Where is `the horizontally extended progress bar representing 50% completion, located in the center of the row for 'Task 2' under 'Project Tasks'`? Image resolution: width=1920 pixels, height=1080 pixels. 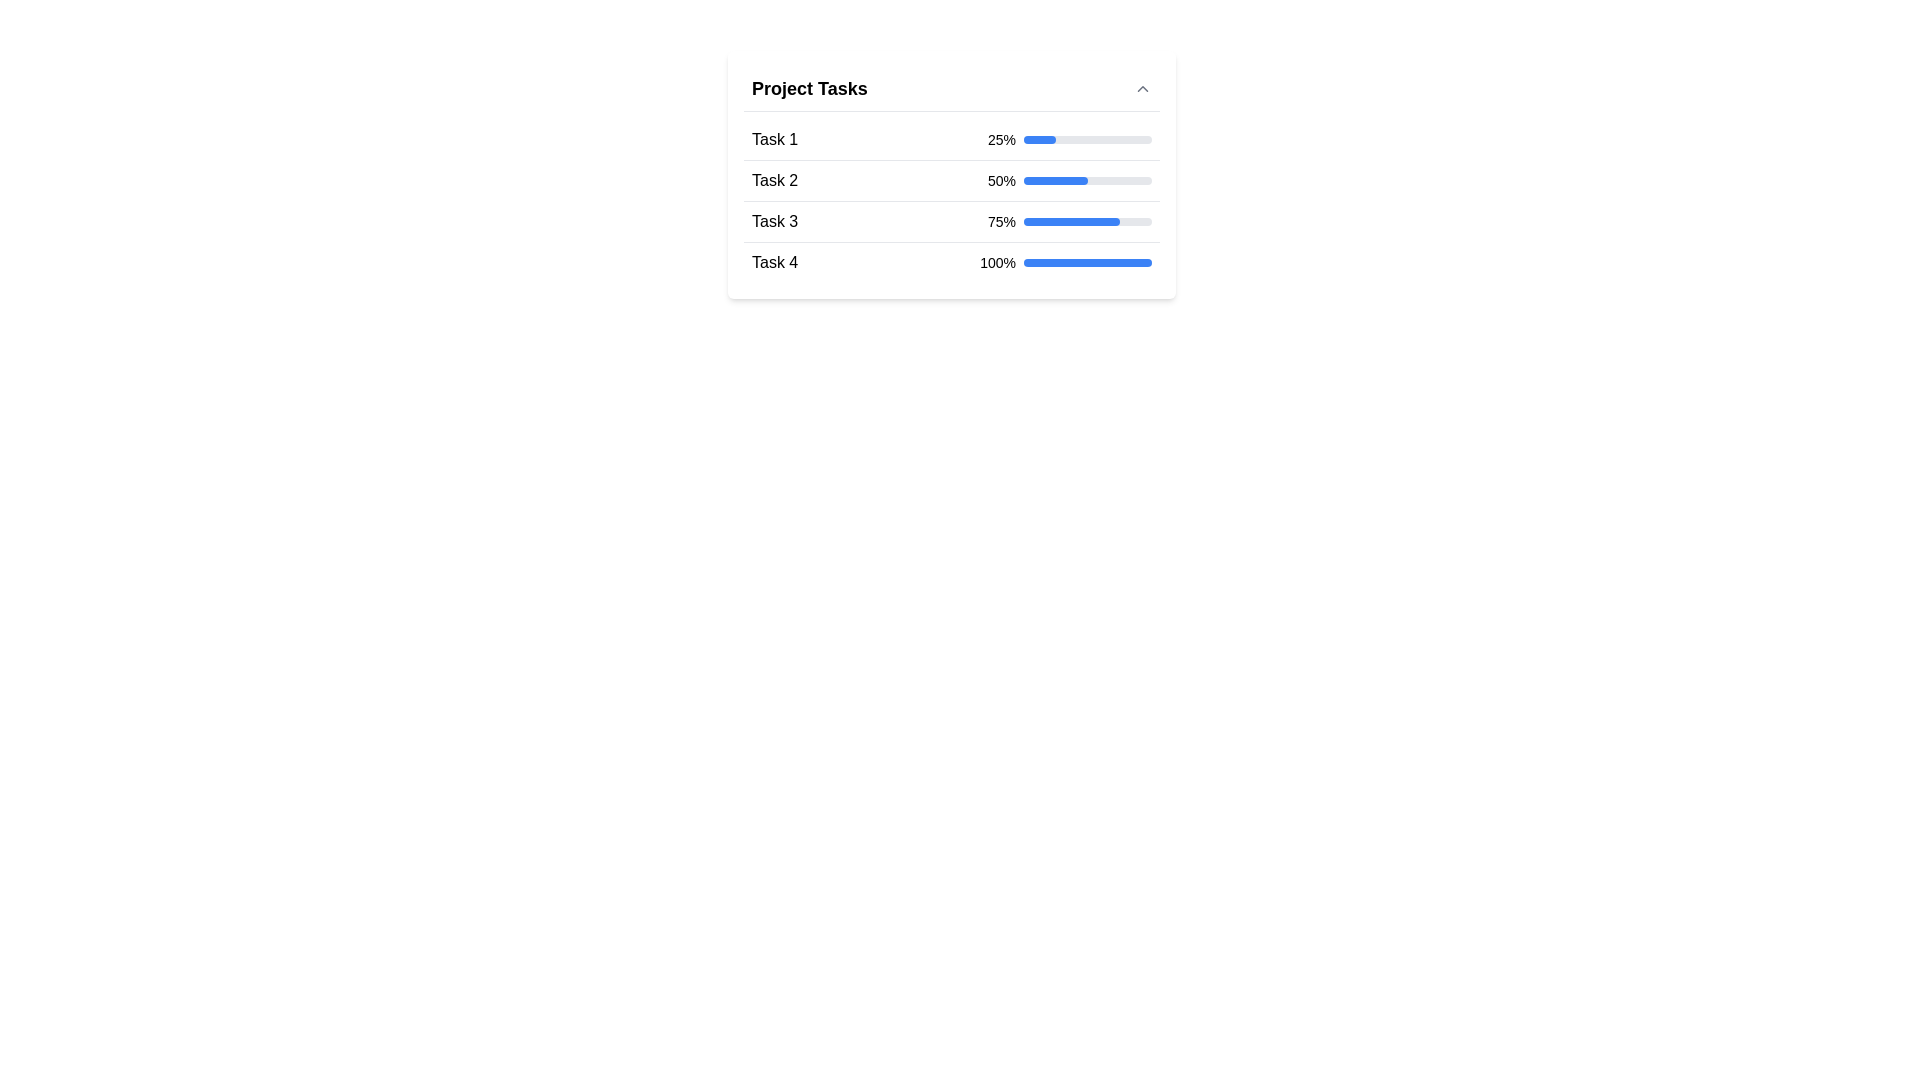 the horizontally extended progress bar representing 50% completion, located in the center of the row for 'Task 2' under 'Project Tasks' is located at coordinates (1087, 181).